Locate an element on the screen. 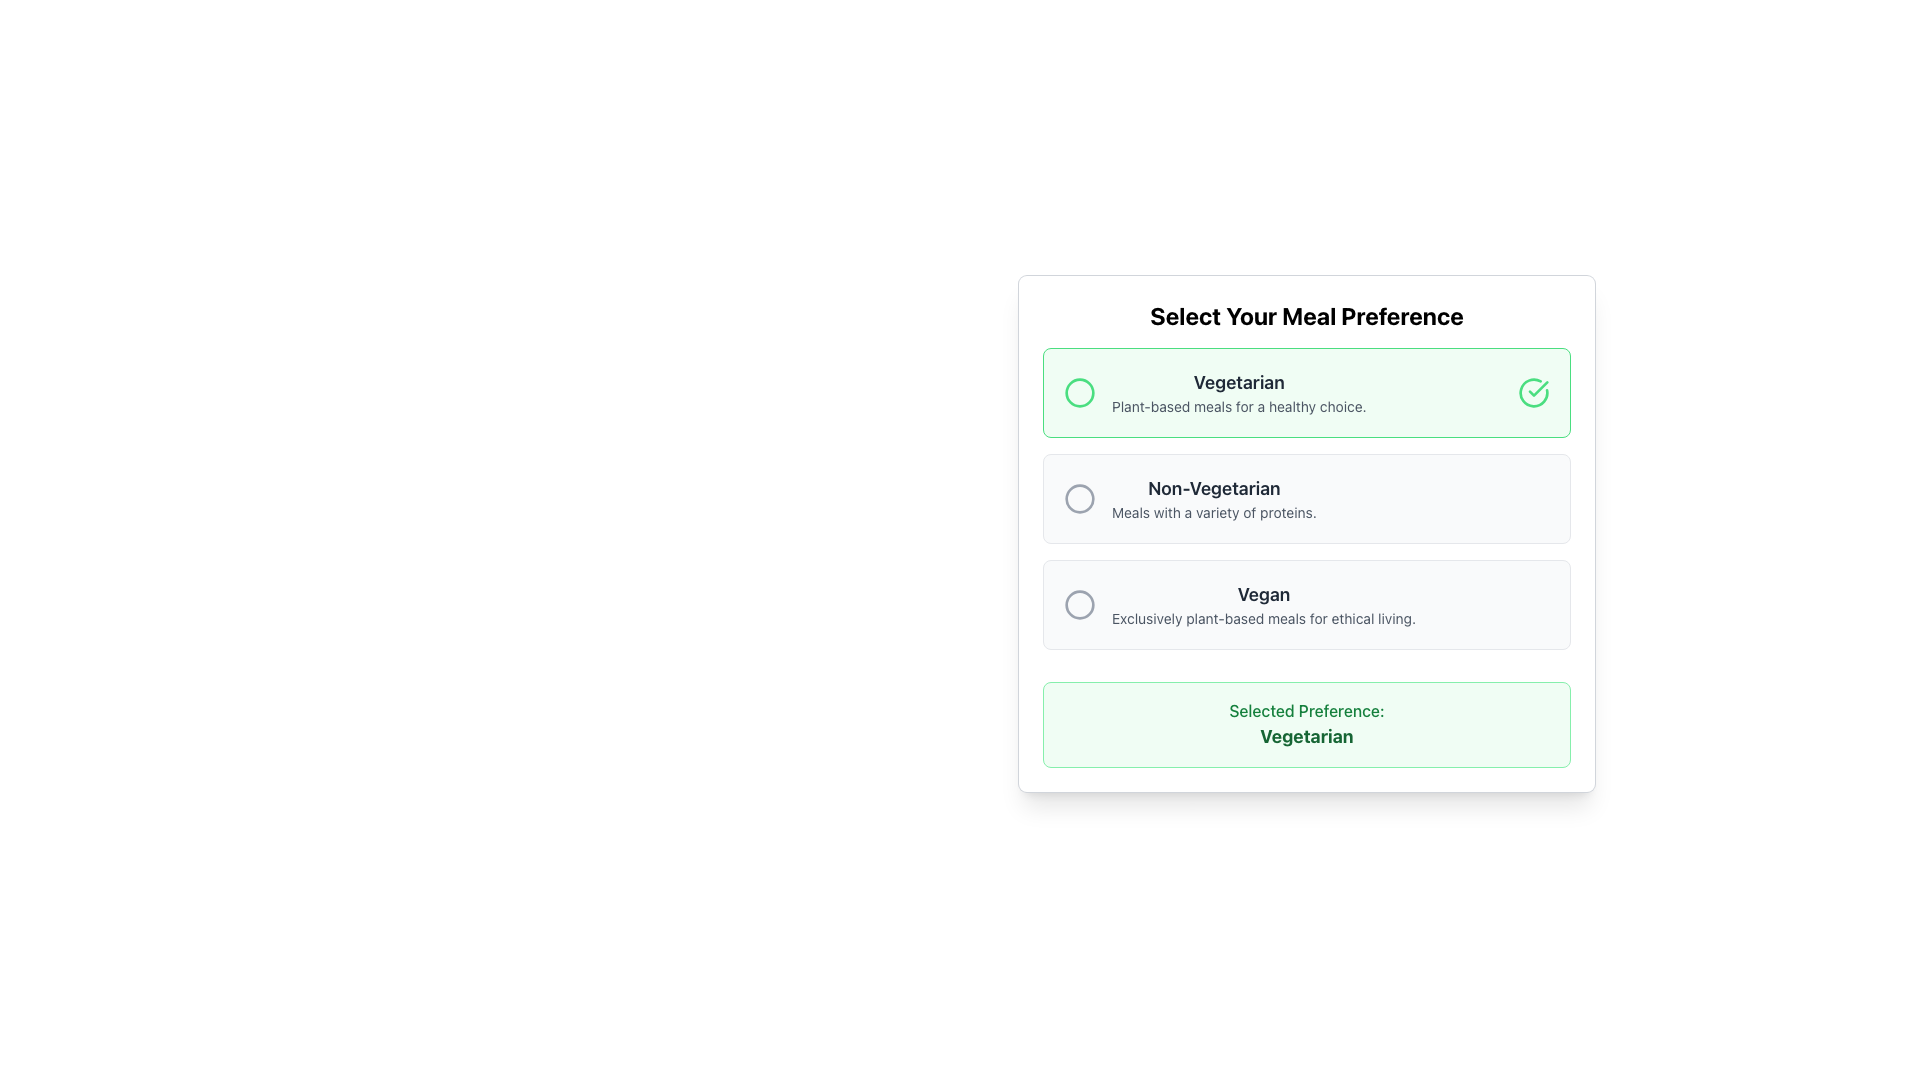 The height and width of the screenshot is (1080, 1920). the SVG Circle representing the 'Vegetarian' option in the meal preference selection form, which has a green border and a transparent center is located at coordinates (1079, 393).